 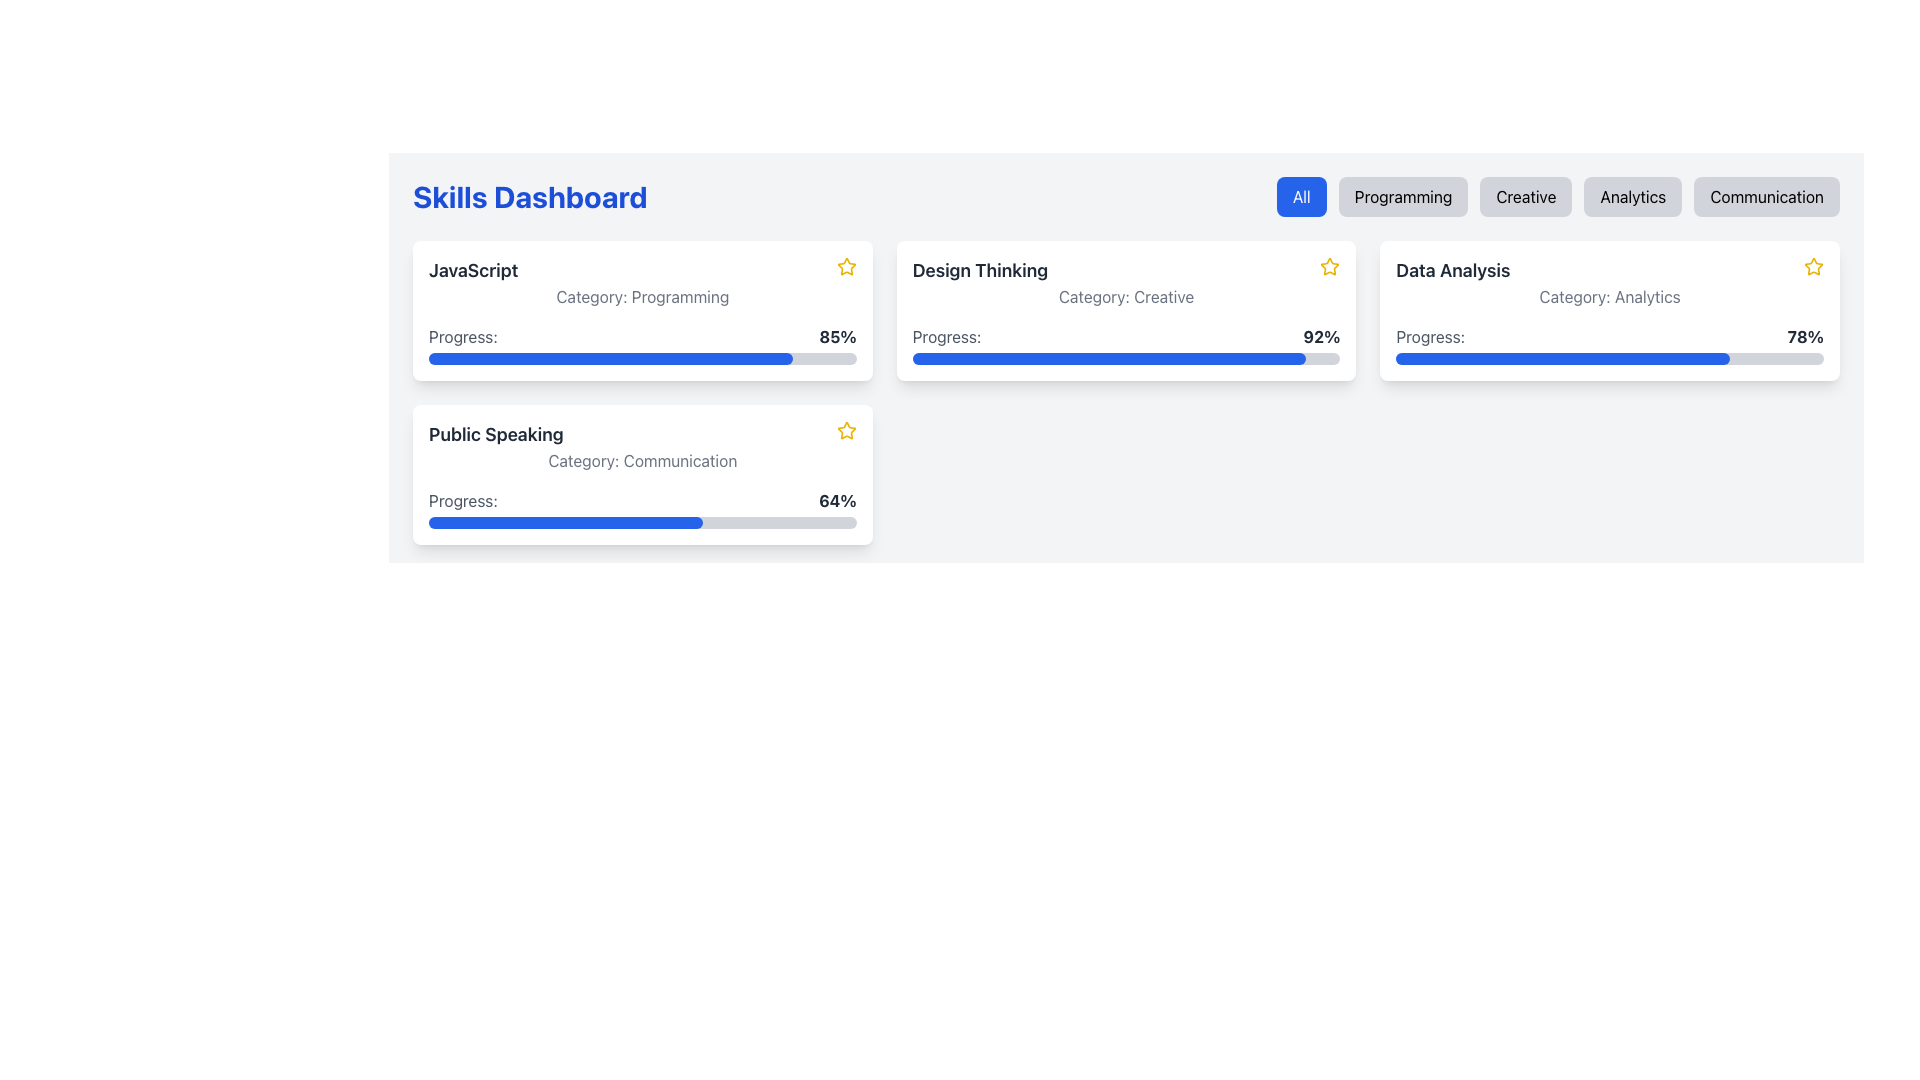 I want to click on the progress bar indicating 64% completion within the 'Public Speaking' card under the 'Skills Dashboard', so click(x=642, y=508).